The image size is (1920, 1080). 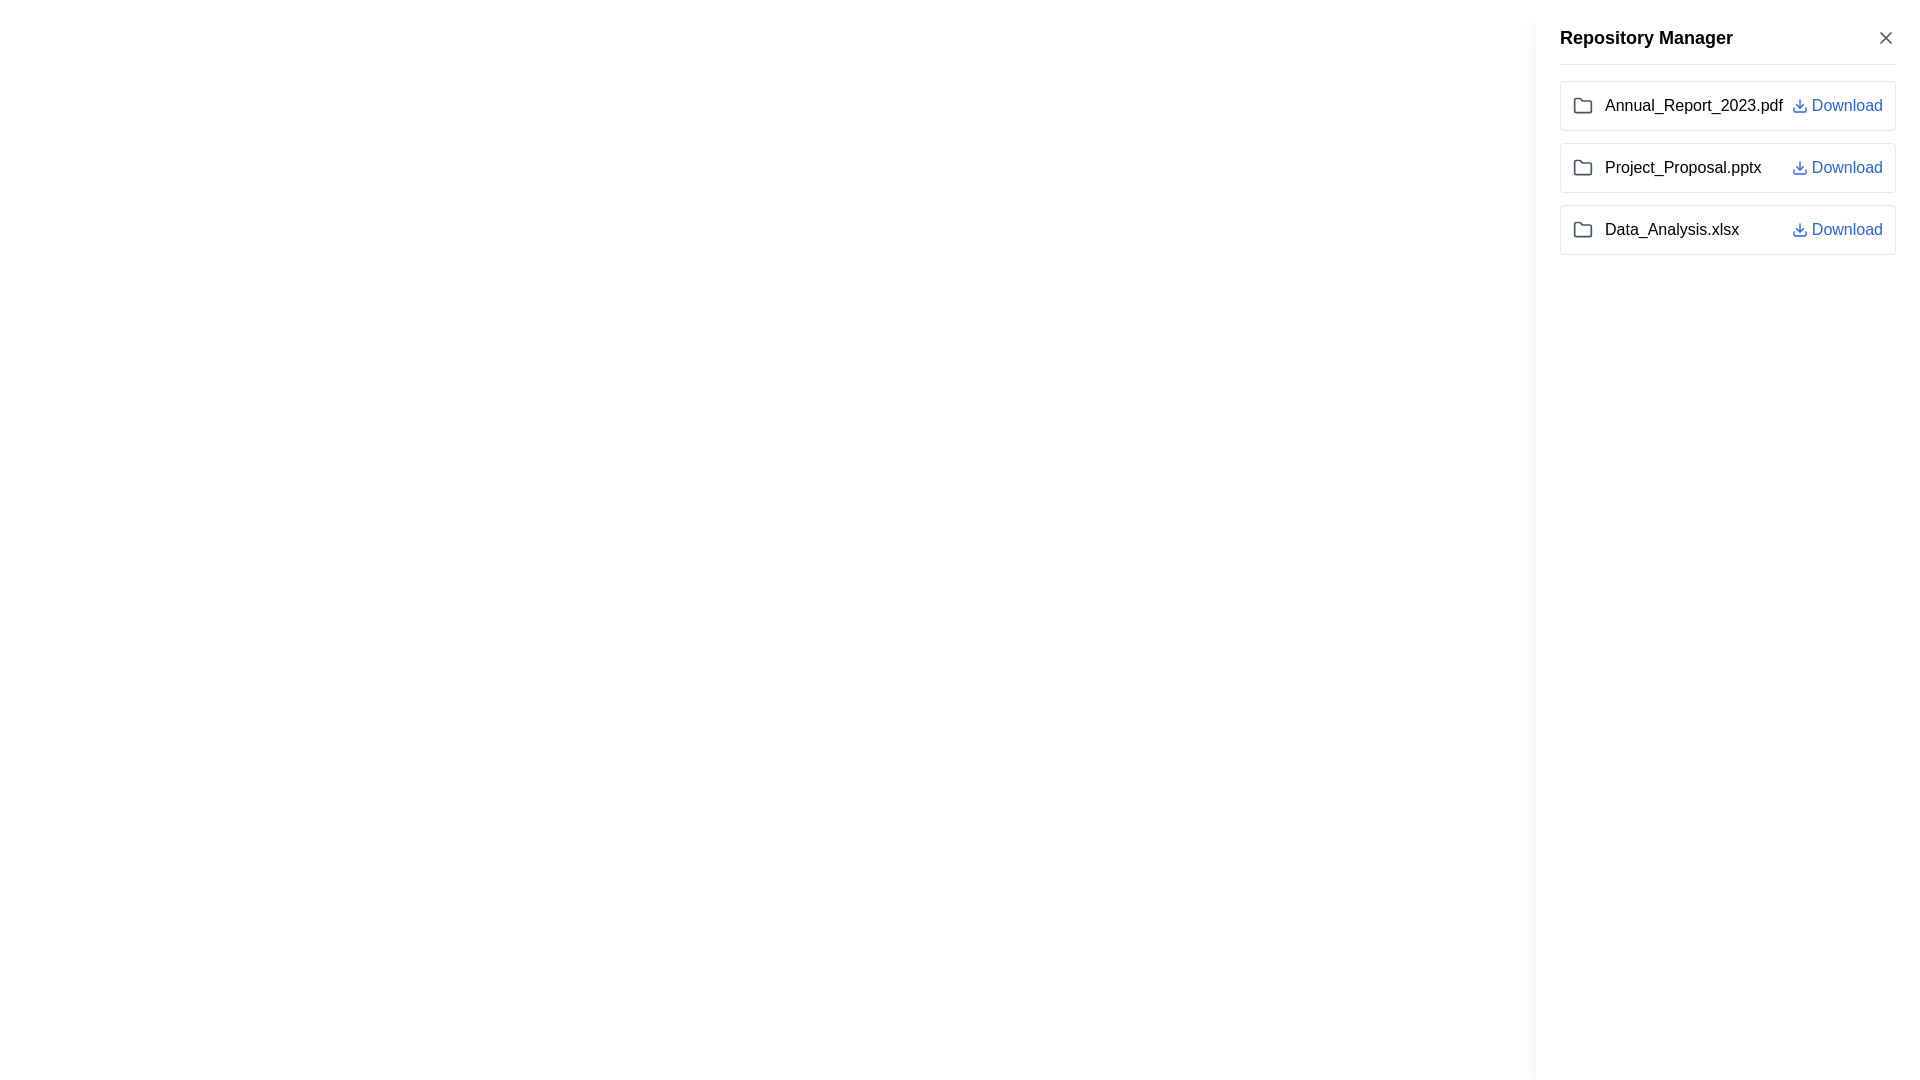 What do you see at coordinates (1799, 167) in the screenshot?
I see `the download icon associated with the 'Project_Proposal.pptx' file in the download list` at bounding box center [1799, 167].